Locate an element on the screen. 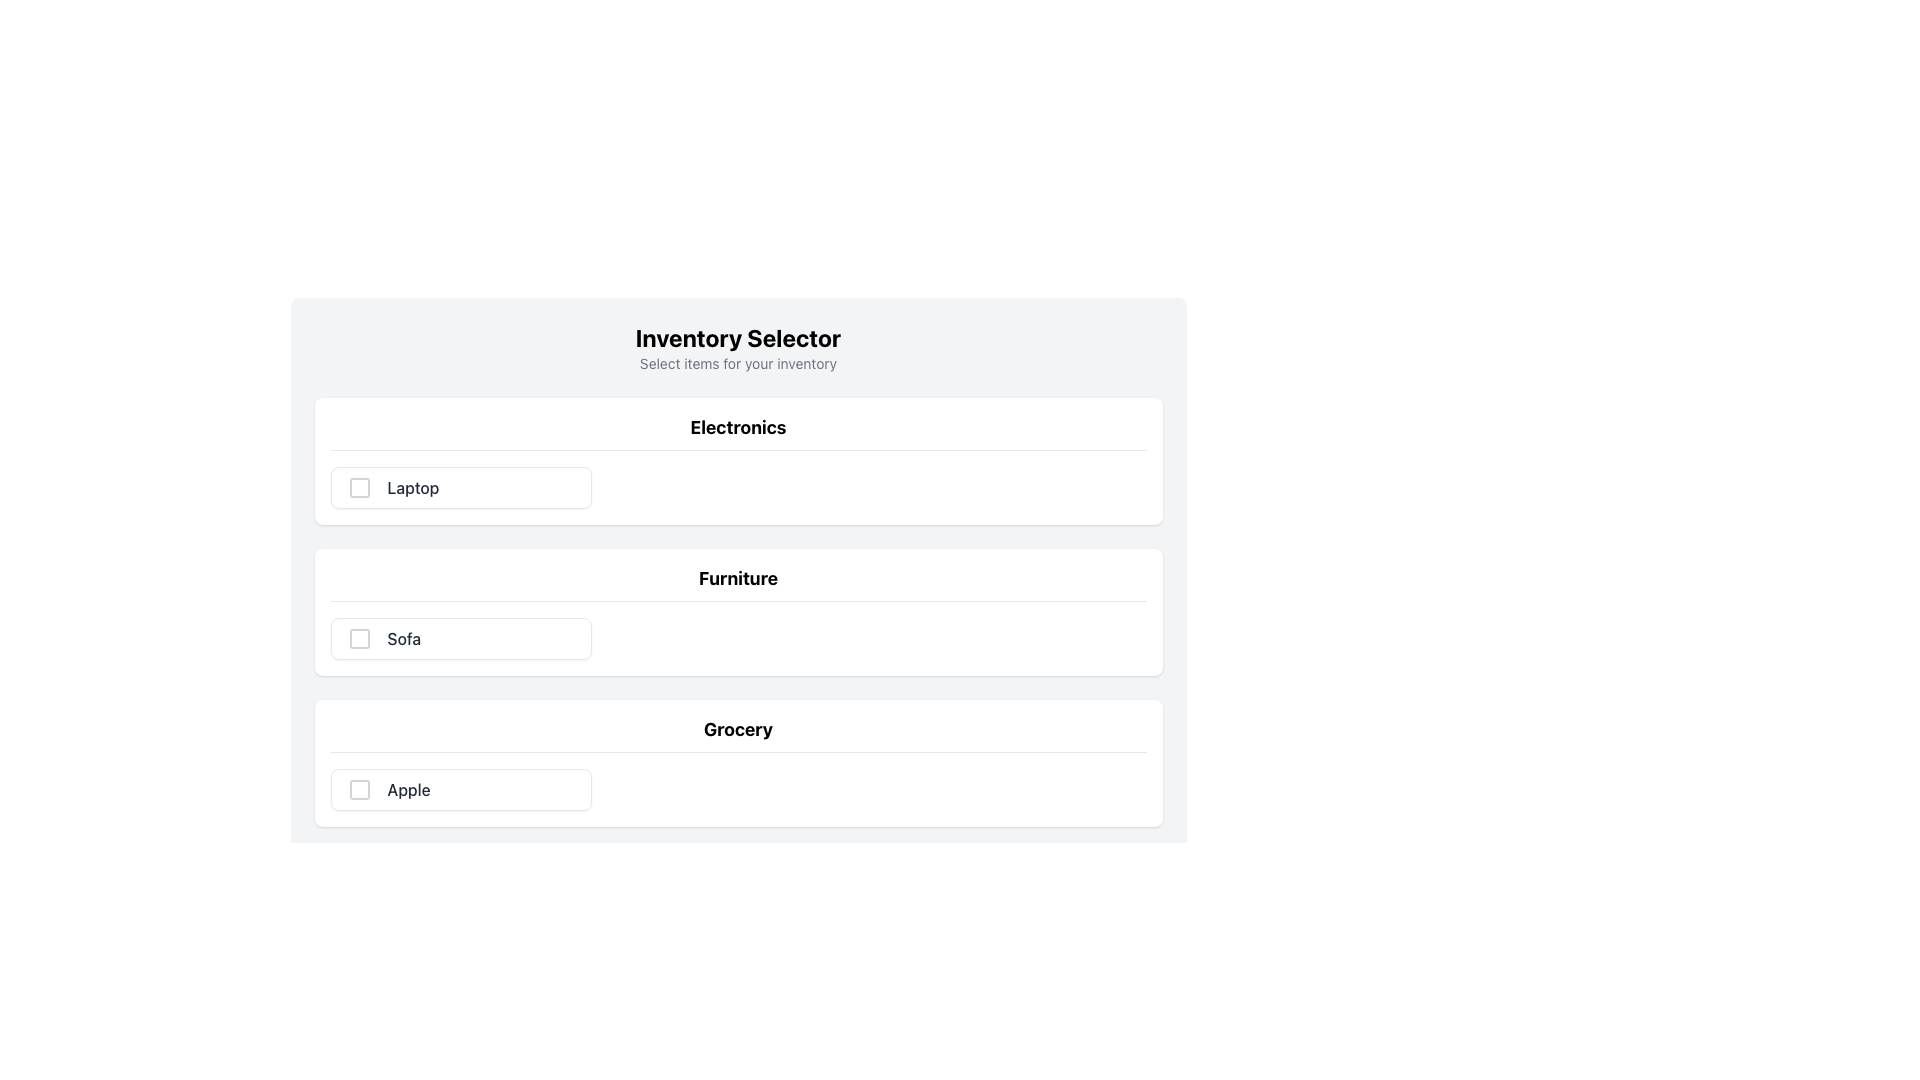  the 'Furniture' category label, which visually separates and signifies this section within the list, located below 'Electronics' and above 'Grocery' is located at coordinates (737, 583).